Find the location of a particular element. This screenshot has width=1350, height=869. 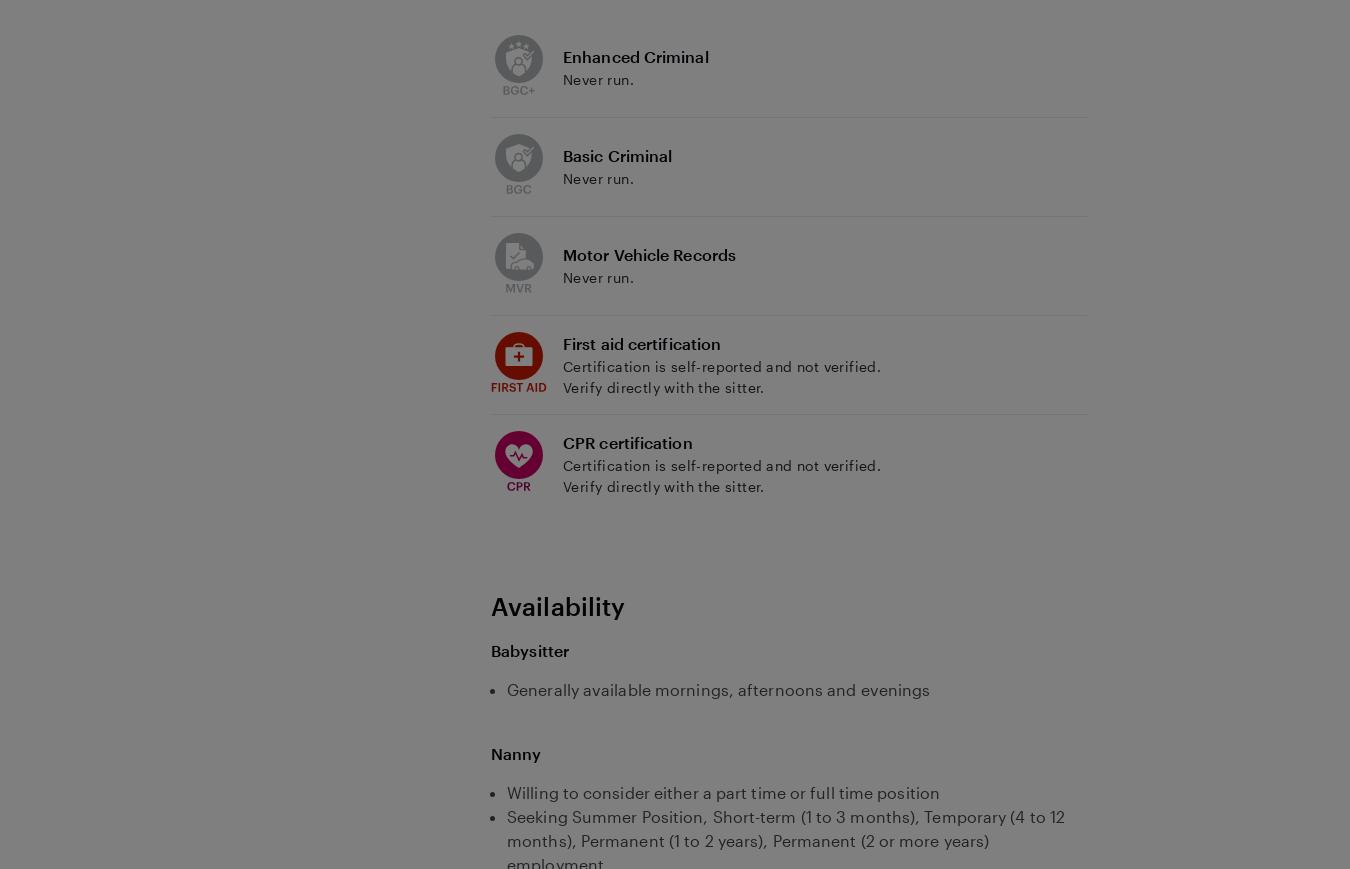

'Motor Vehicle Records' is located at coordinates (561, 253).